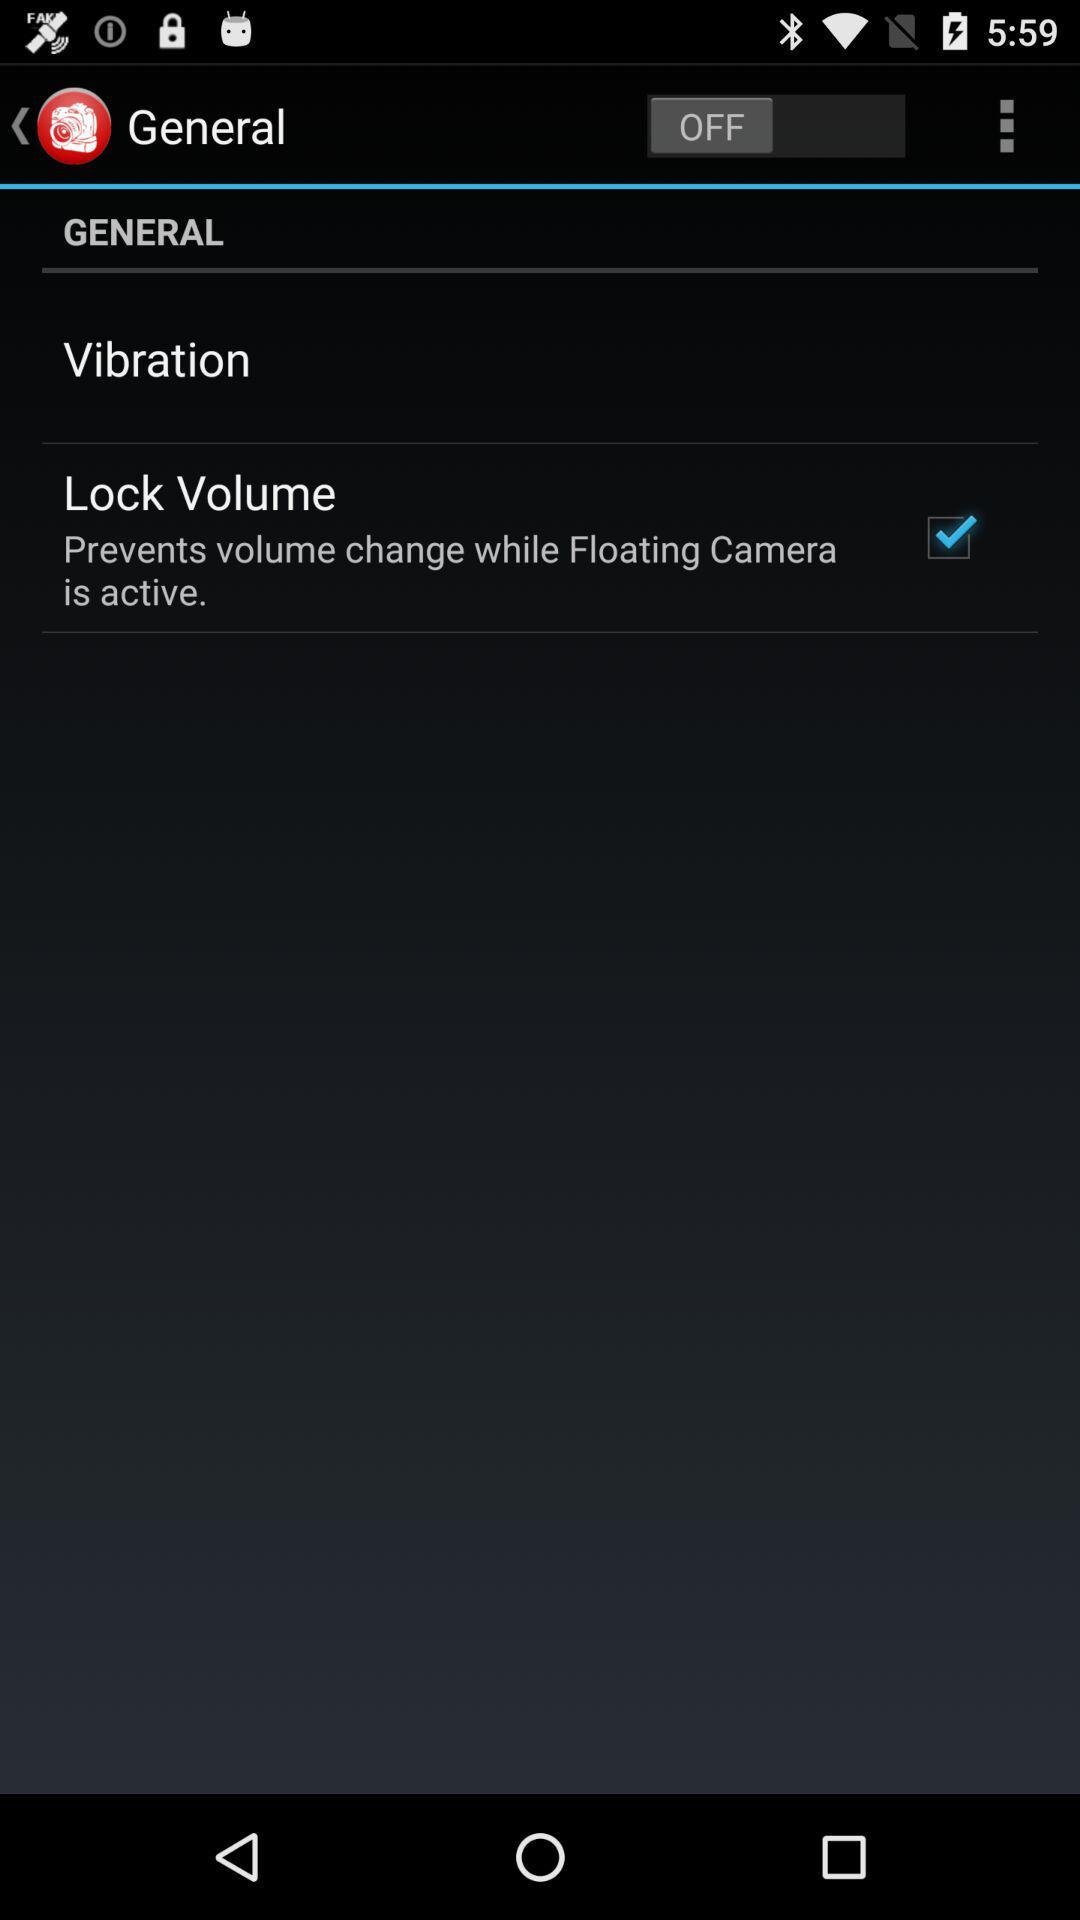  What do you see at coordinates (775, 124) in the screenshot?
I see `the item above general icon` at bounding box center [775, 124].